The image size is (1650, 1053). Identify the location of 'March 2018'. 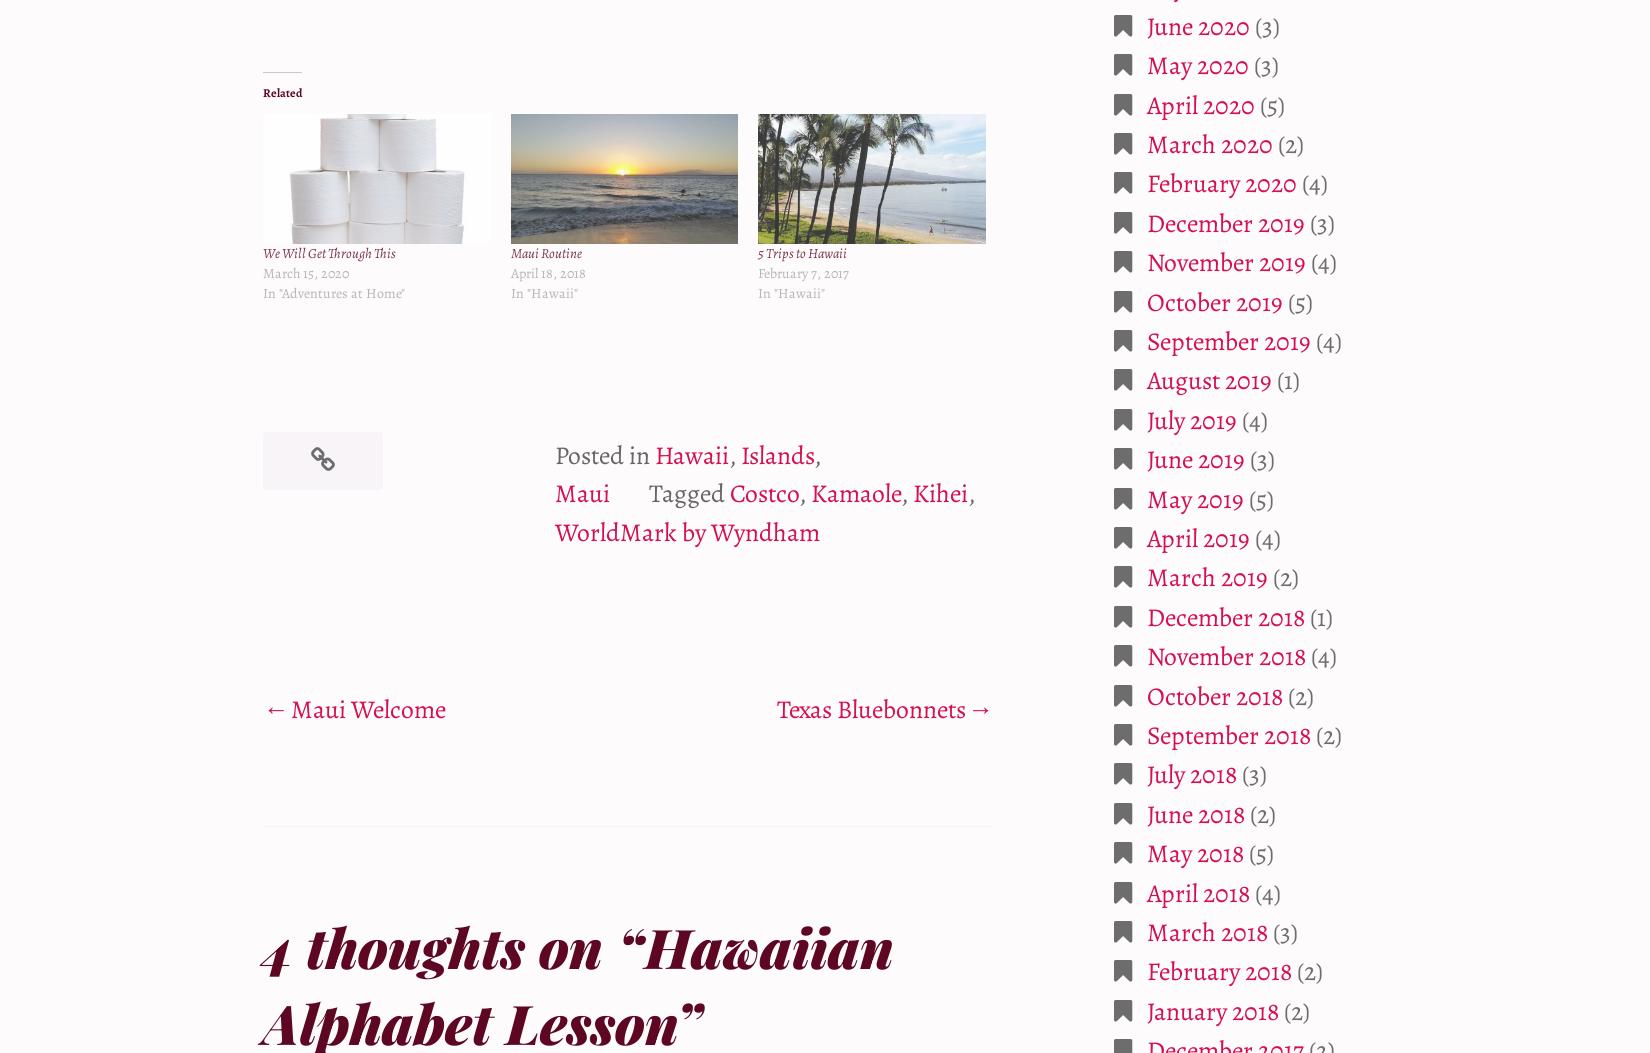
(1207, 930).